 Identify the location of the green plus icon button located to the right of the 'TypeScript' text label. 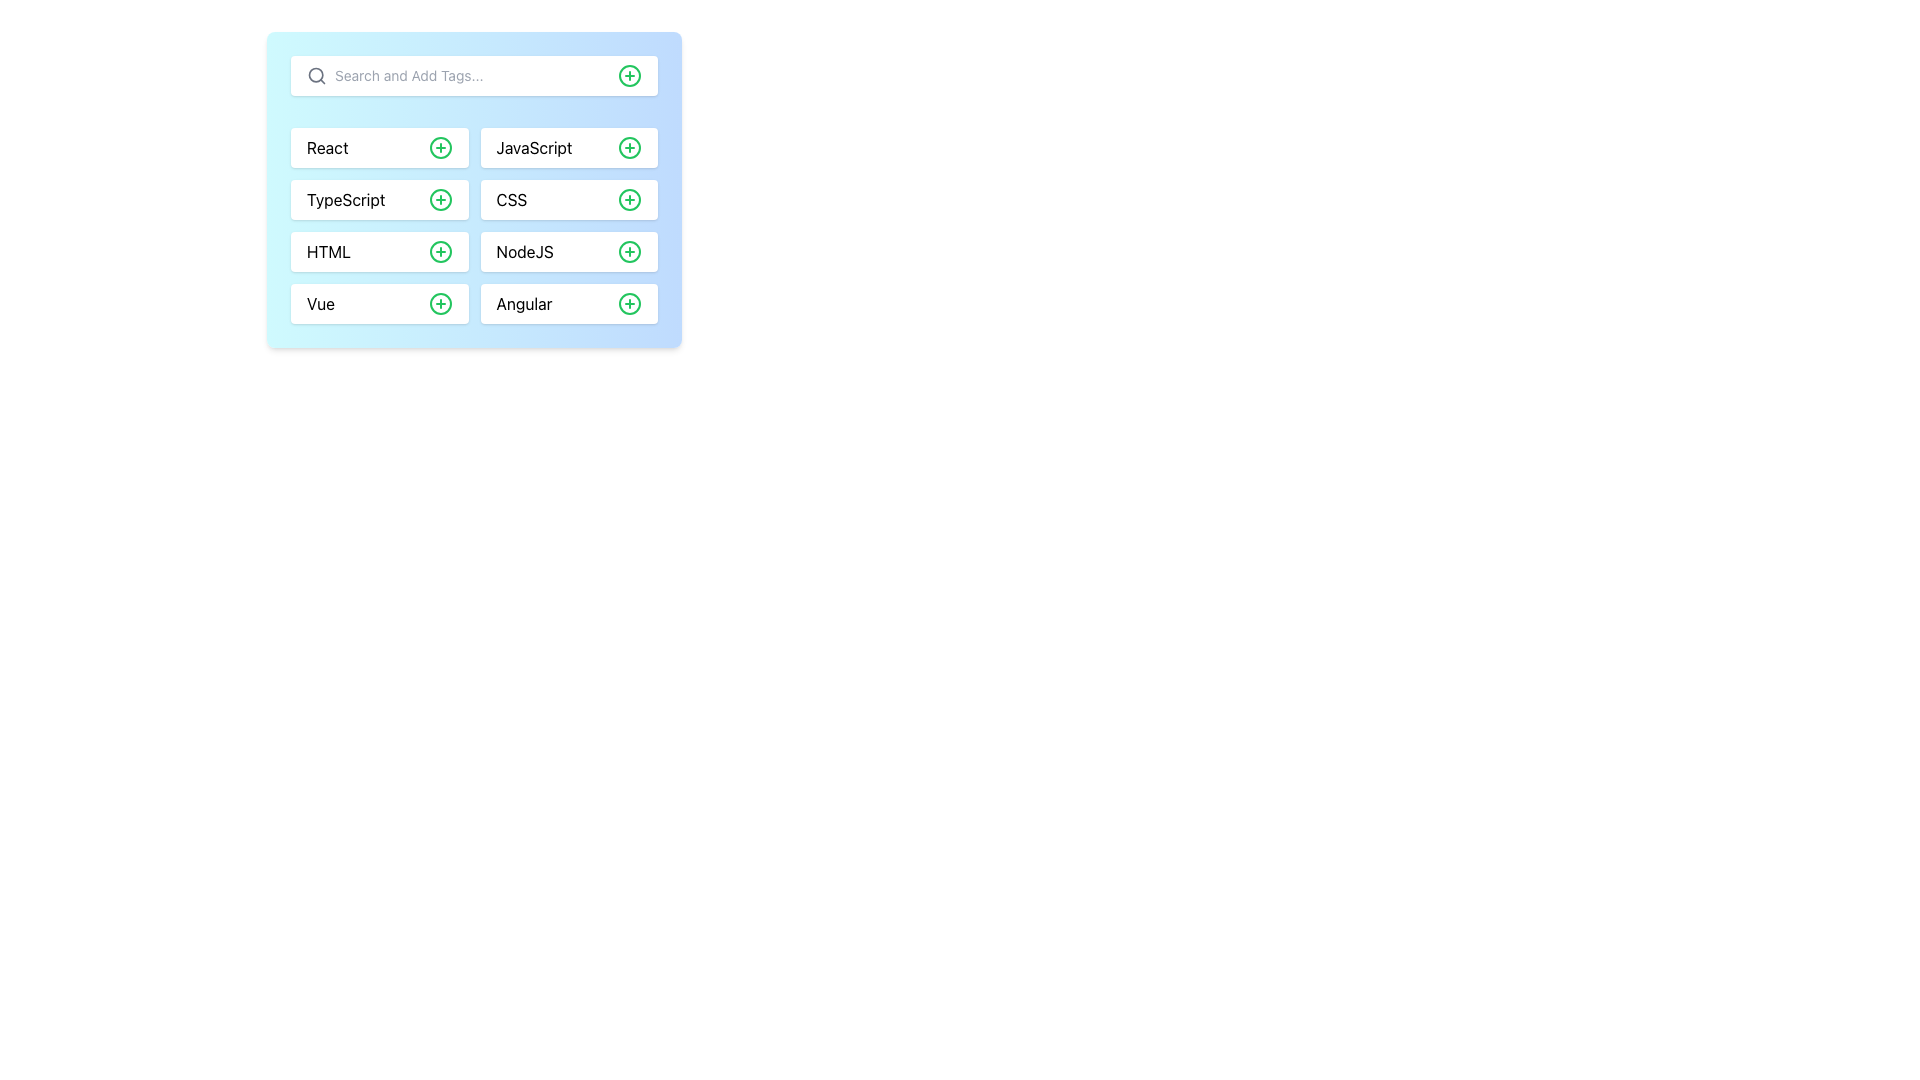
(439, 200).